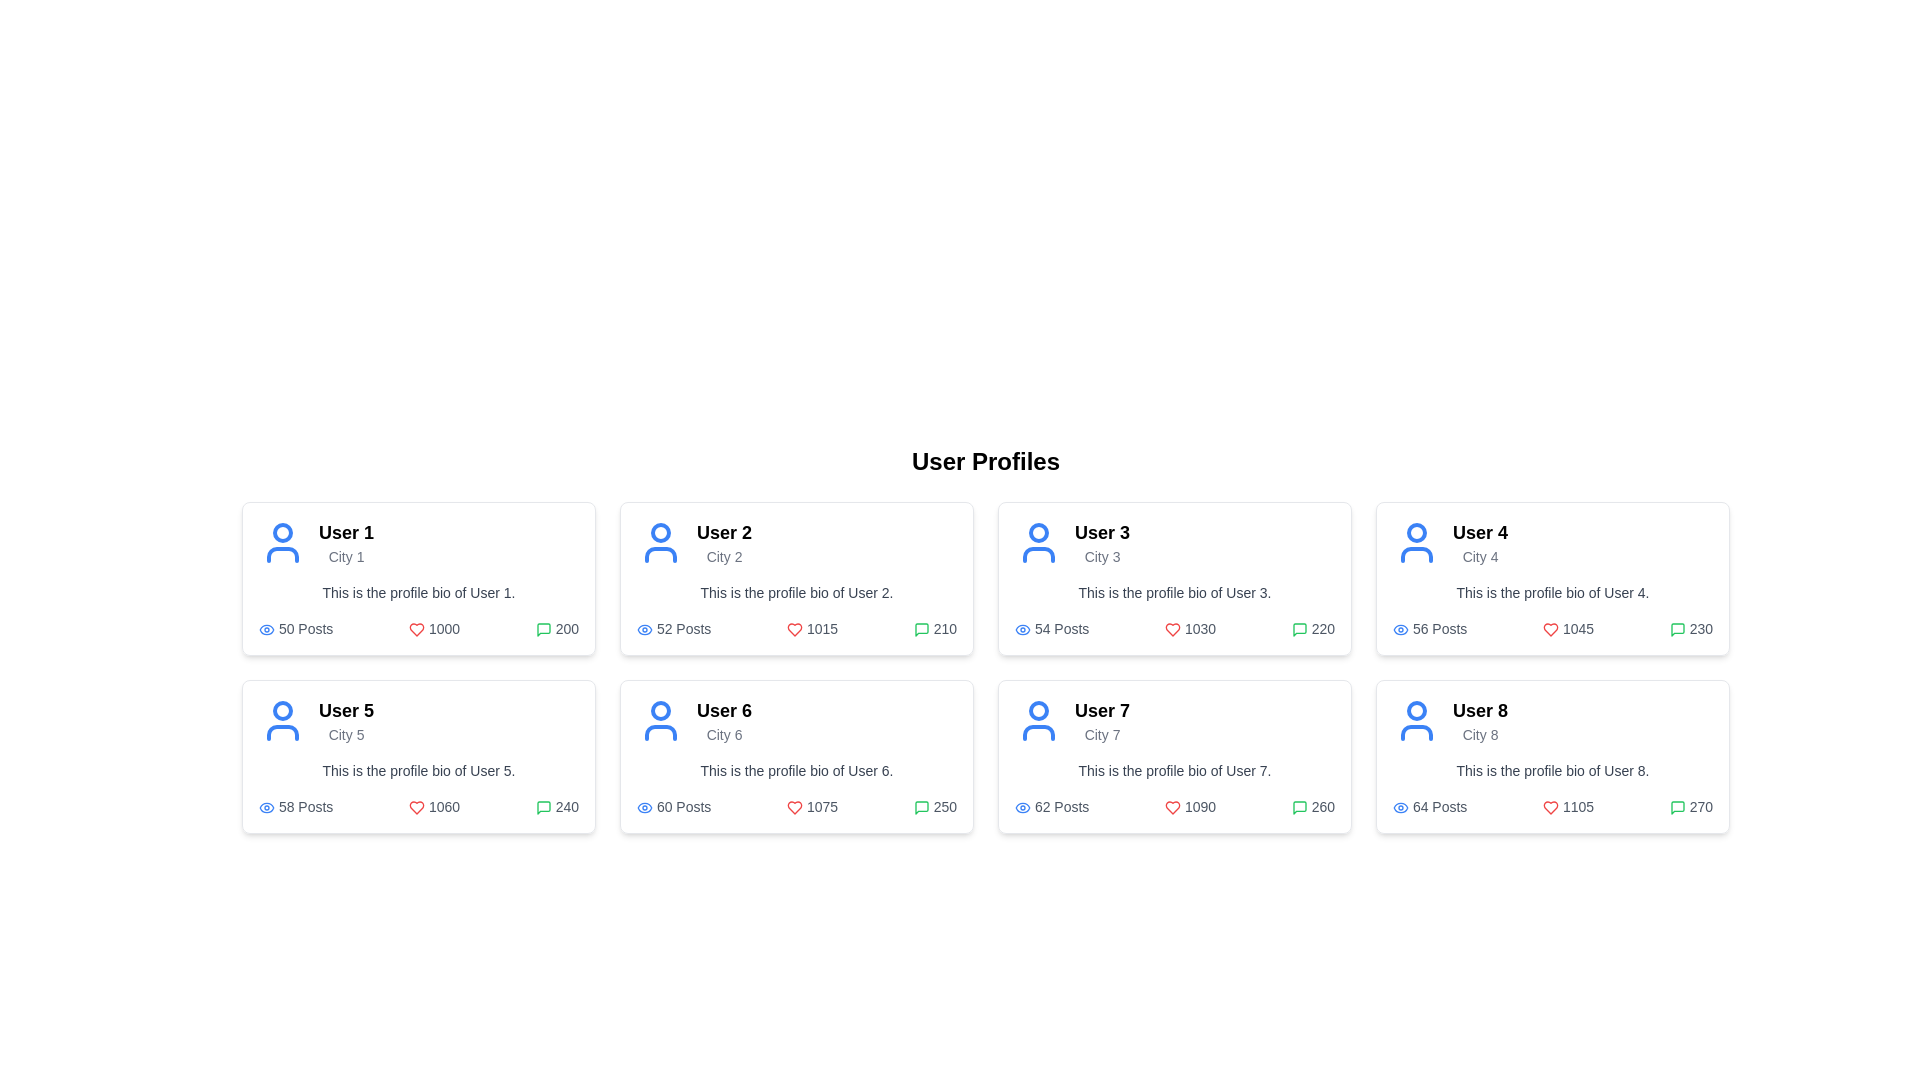 The height and width of the screenshot is (1080, 1920). What do you see at coordinates (1400, 806) in the screenshot?
I see `the SVG icon indicating the visibility or number of views located next to the '64 Posts' text in the bottom-right card of the user profile grid` at bounding box center [1400, 806].